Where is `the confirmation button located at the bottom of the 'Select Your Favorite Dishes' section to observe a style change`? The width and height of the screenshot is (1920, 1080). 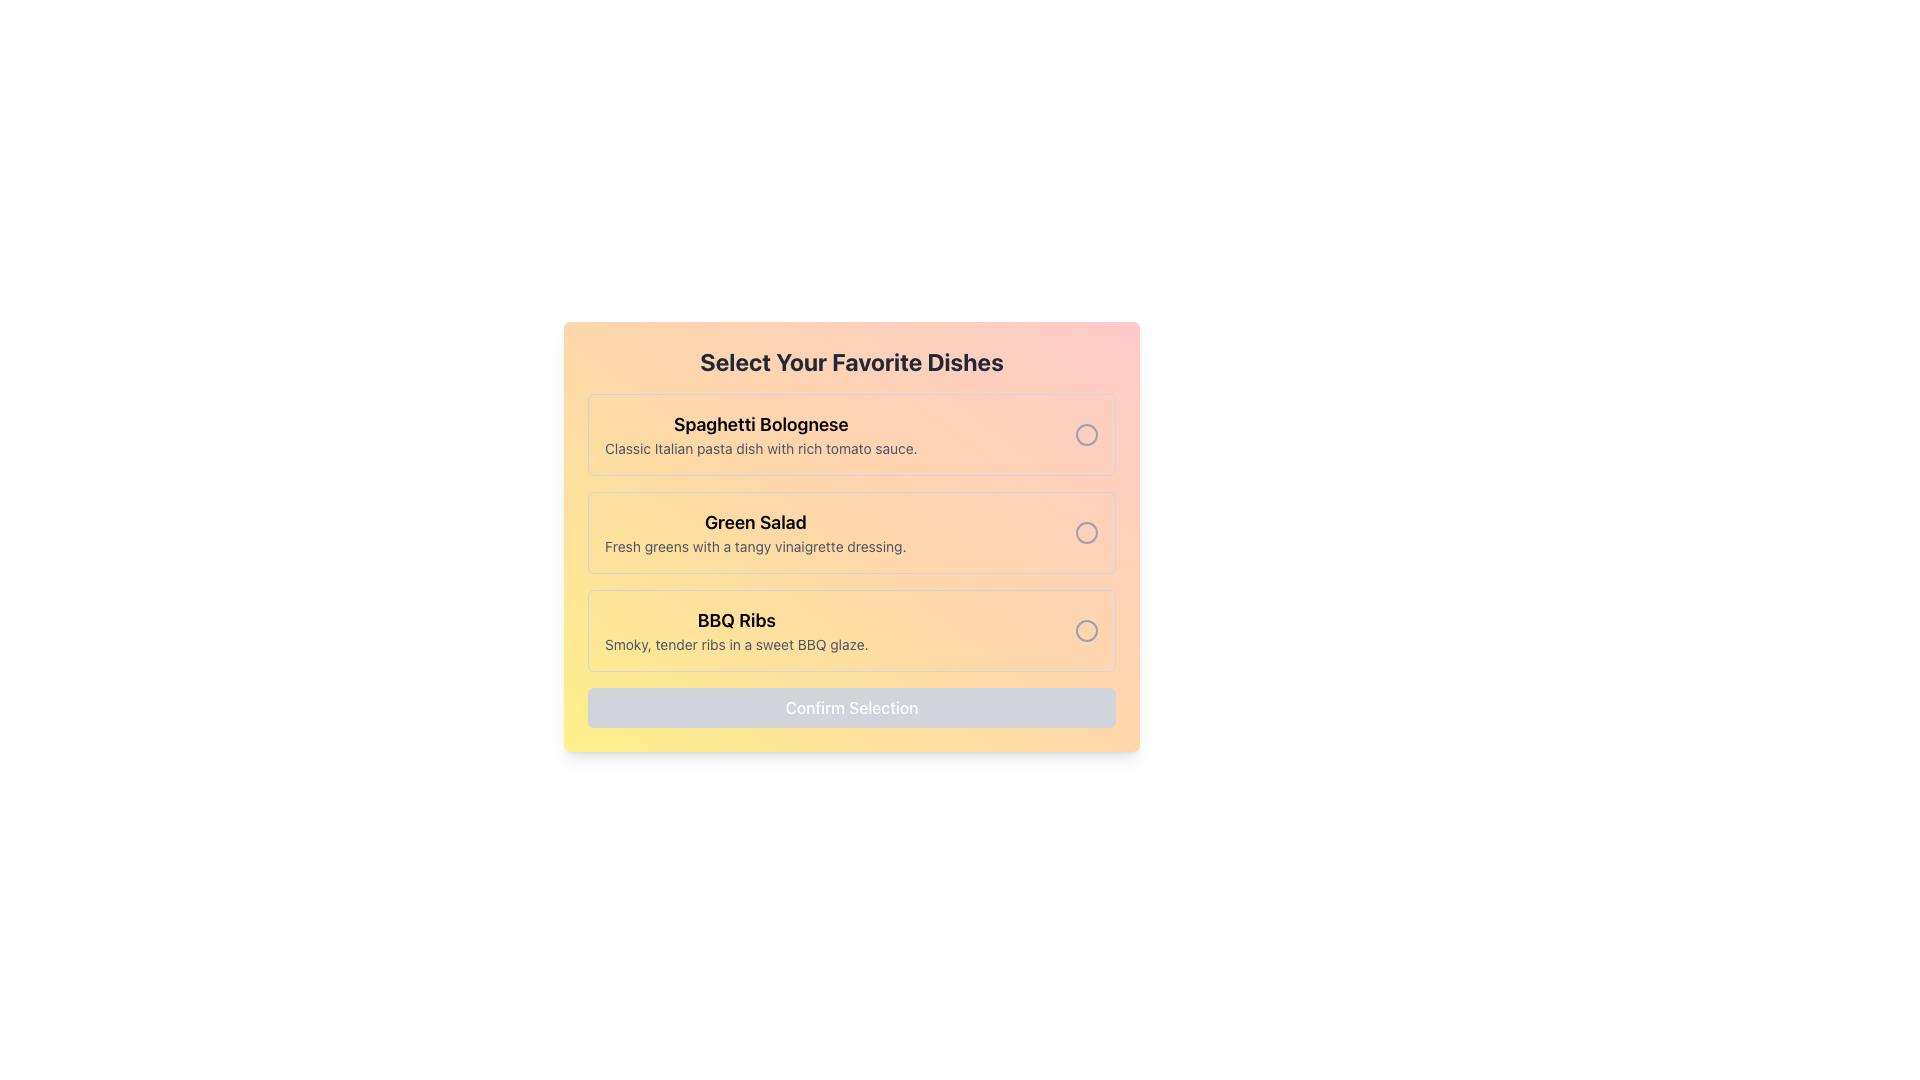
the confirmation button located at the bottom of the 'Select Your Favorite Dishes' section to observe a style change is located at coordinates (851, 707).